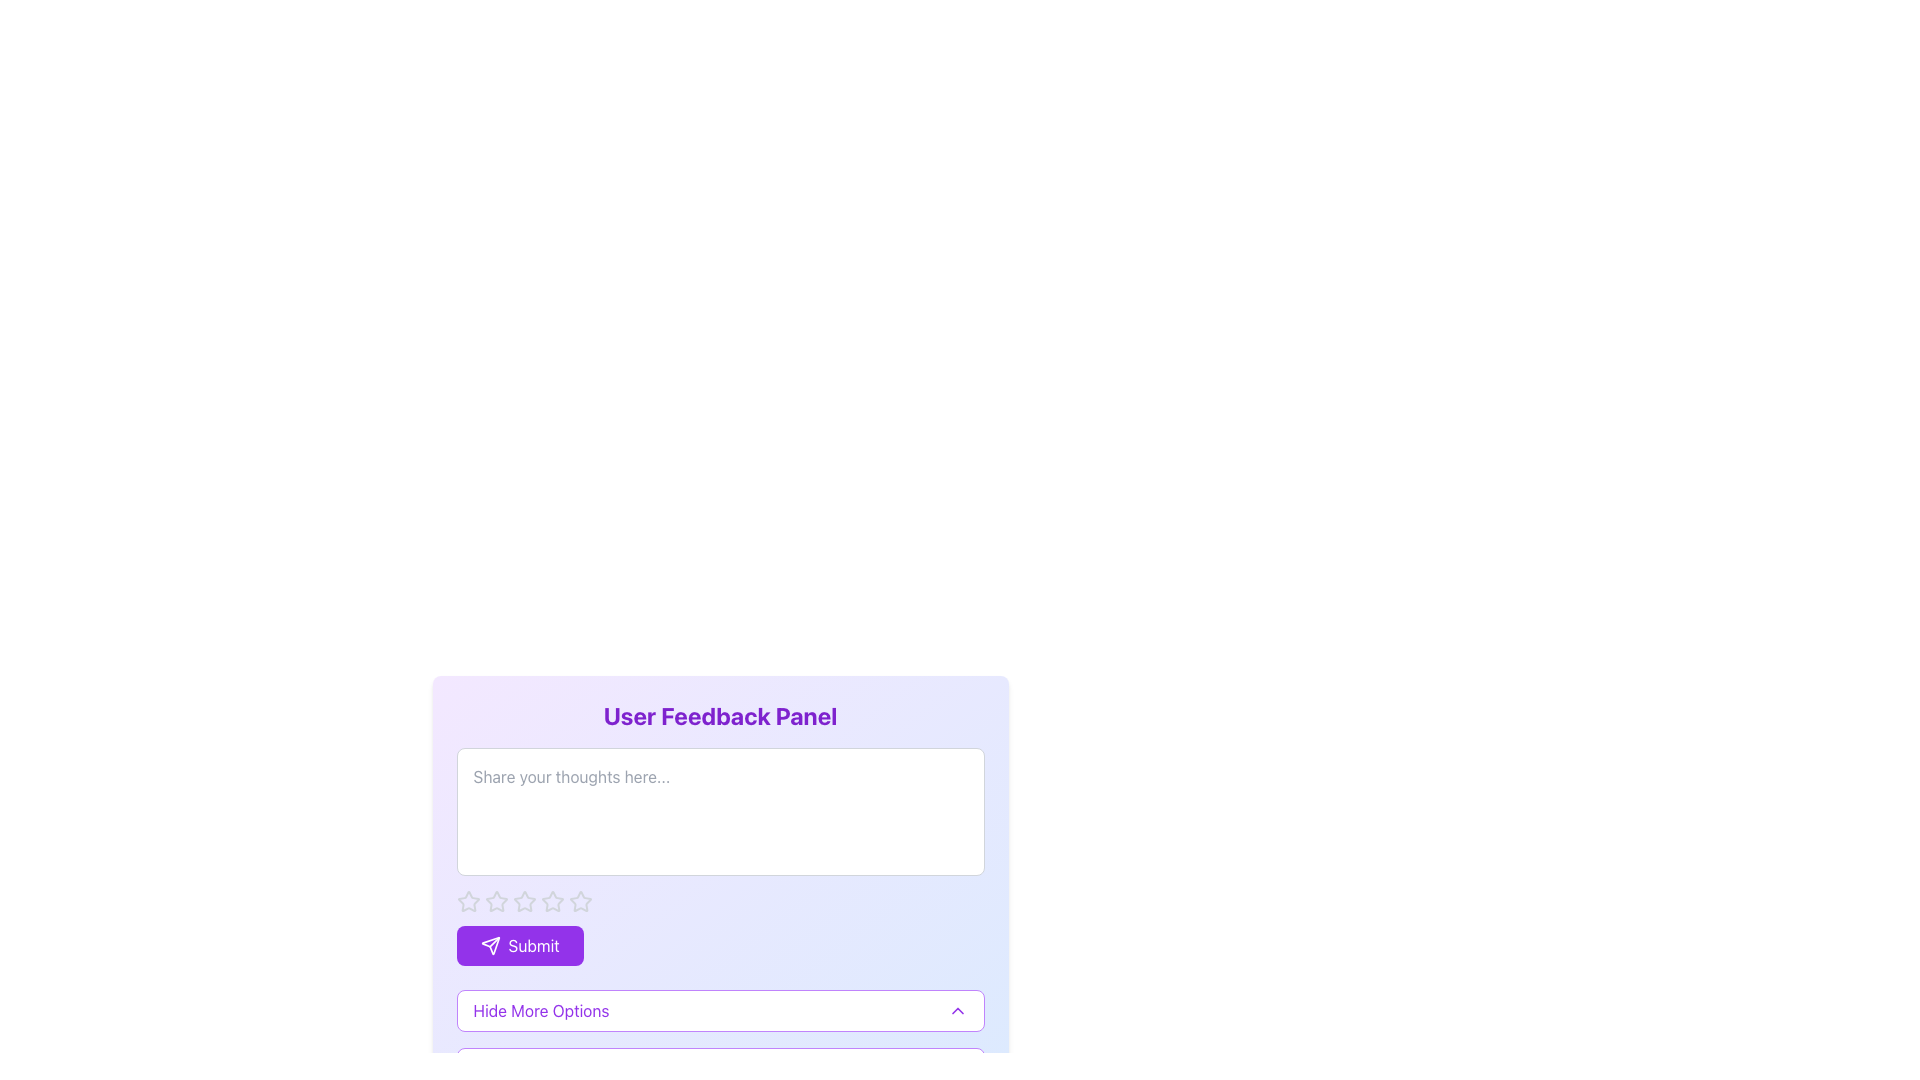 This screenshot has height=1080, width=1920. I want to click on the icon at the far right end of the 'Hide More Options' button, so click(956, 1010).